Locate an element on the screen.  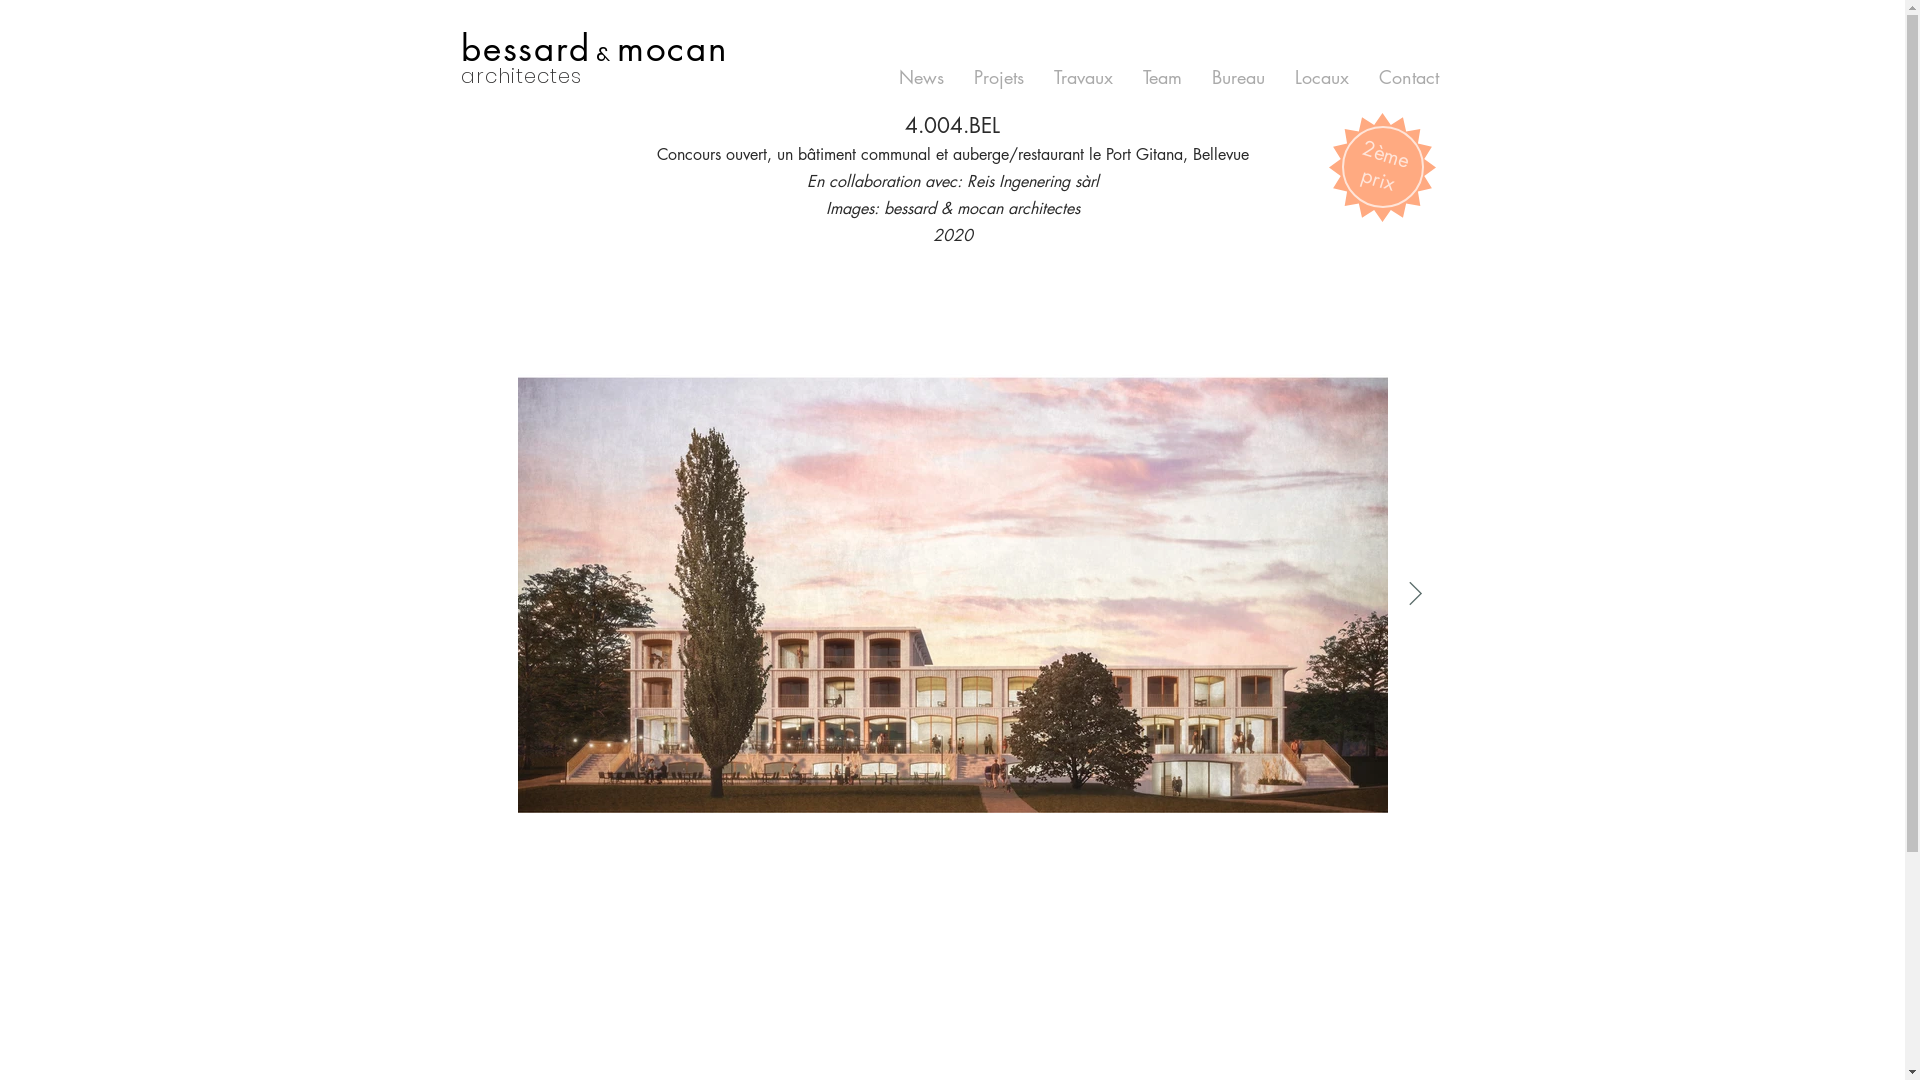
'Contact' is located at coordinates (1362, 76).